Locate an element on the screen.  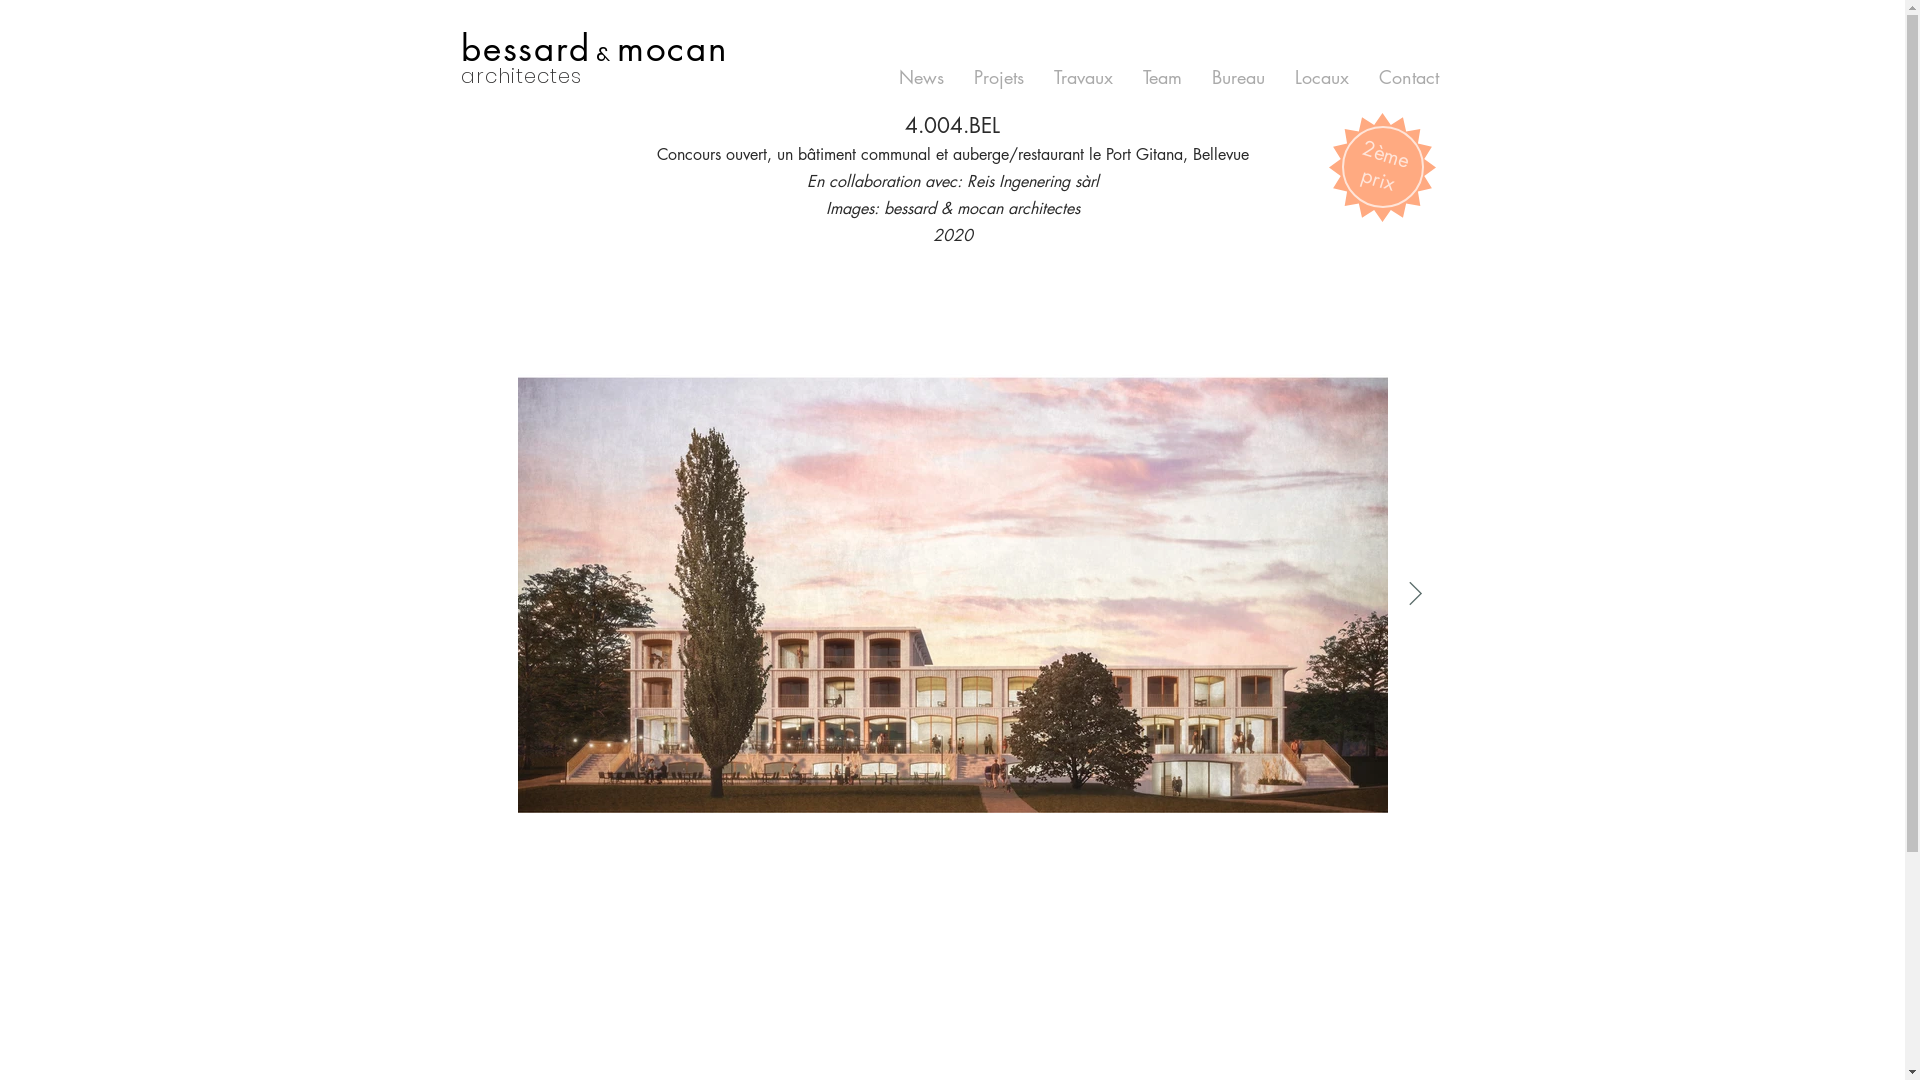
'Contact' is located at coordinates (1362, 76).